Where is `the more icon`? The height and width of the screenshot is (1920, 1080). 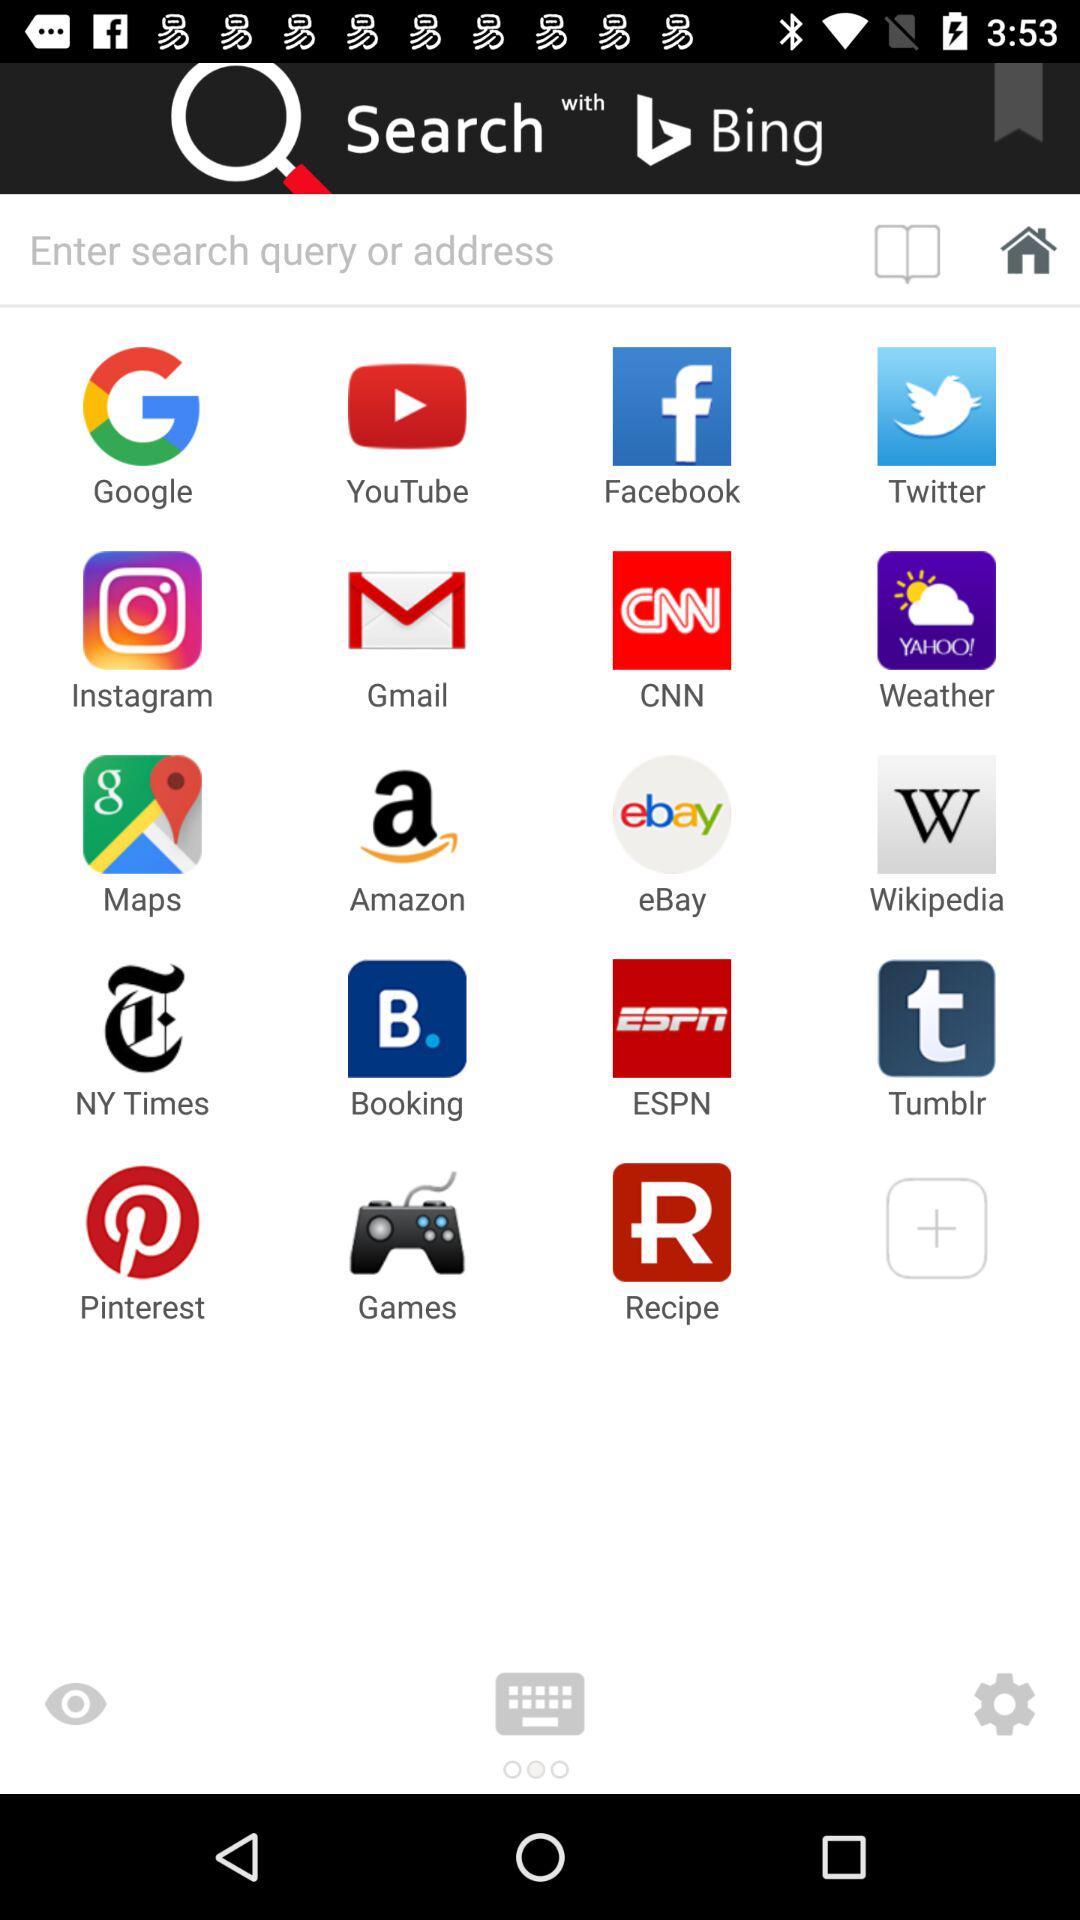 the more icon is located at coordinates (540, 1703).